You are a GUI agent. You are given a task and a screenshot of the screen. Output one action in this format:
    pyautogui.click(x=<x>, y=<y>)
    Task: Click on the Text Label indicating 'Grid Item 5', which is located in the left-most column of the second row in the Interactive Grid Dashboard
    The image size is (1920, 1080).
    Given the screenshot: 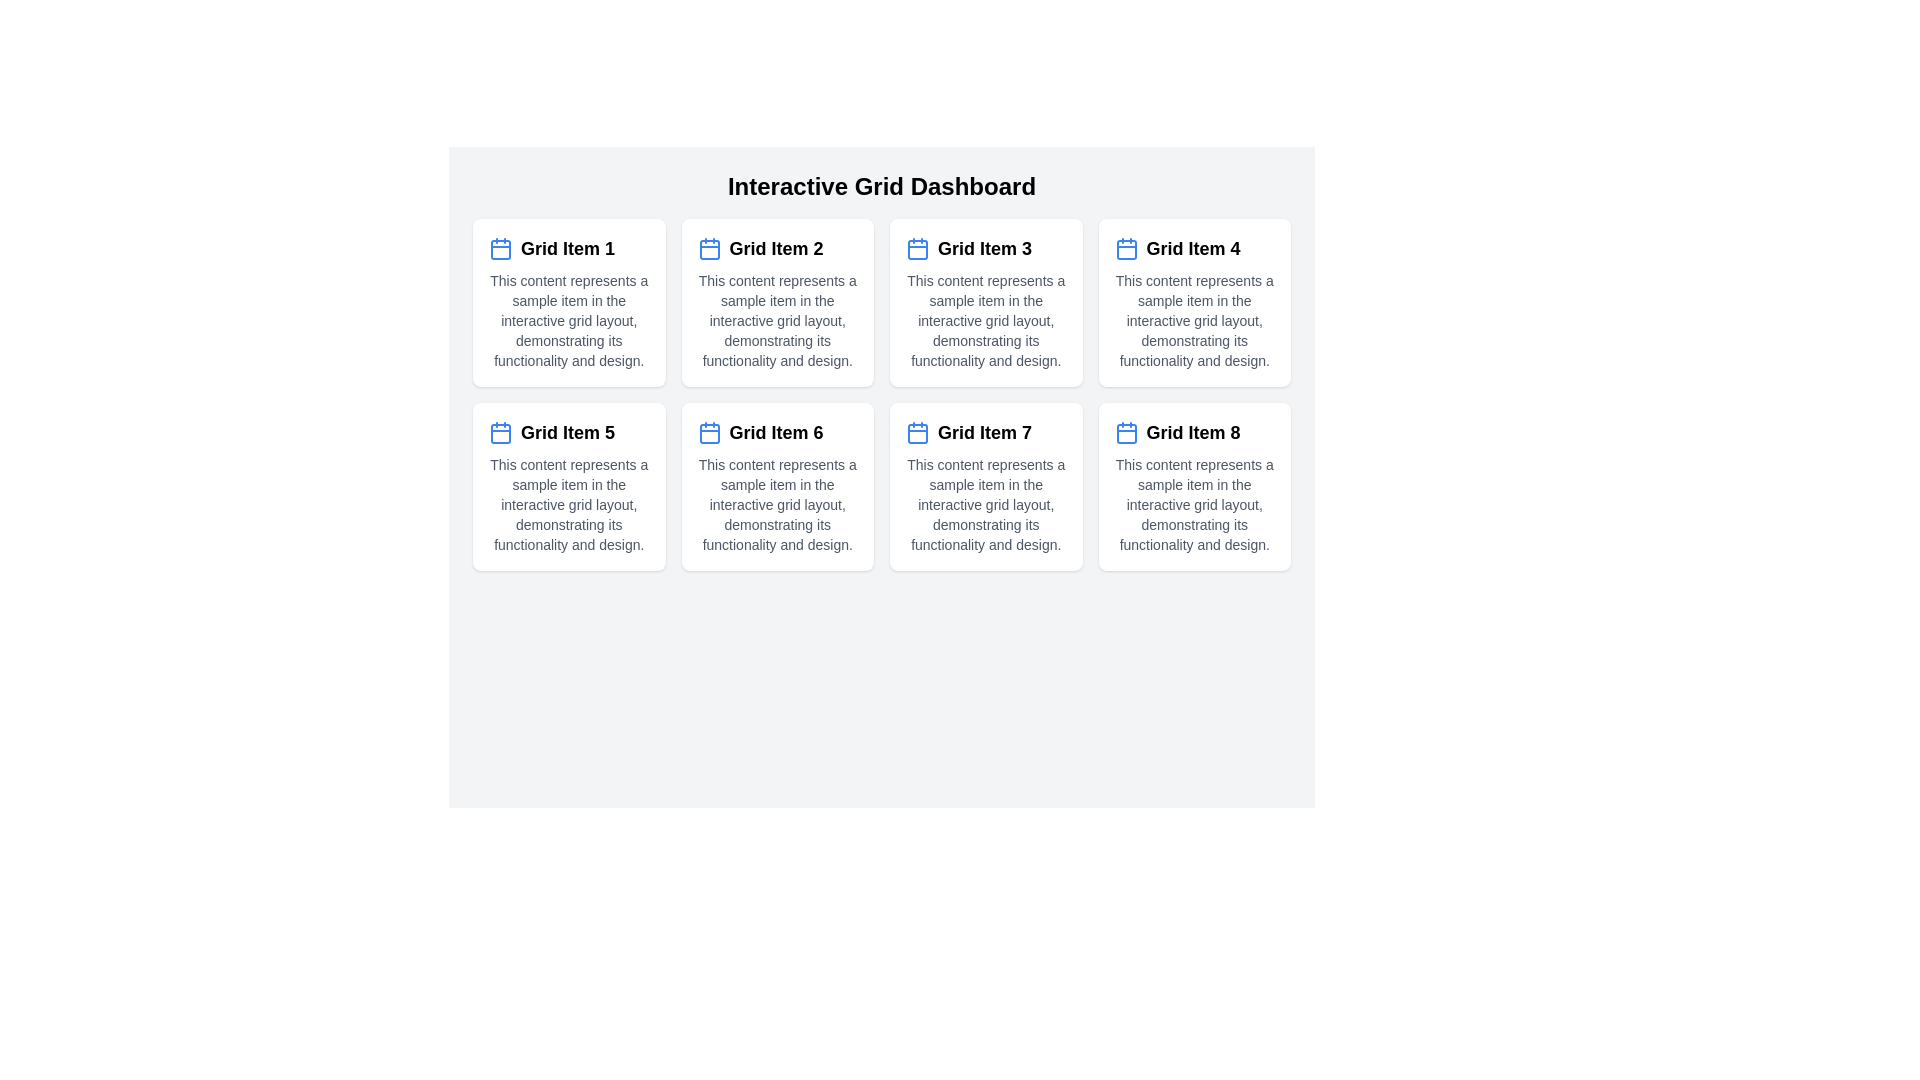 What is the action you would take?
    pyautogui.click(x=568, y=431)
    